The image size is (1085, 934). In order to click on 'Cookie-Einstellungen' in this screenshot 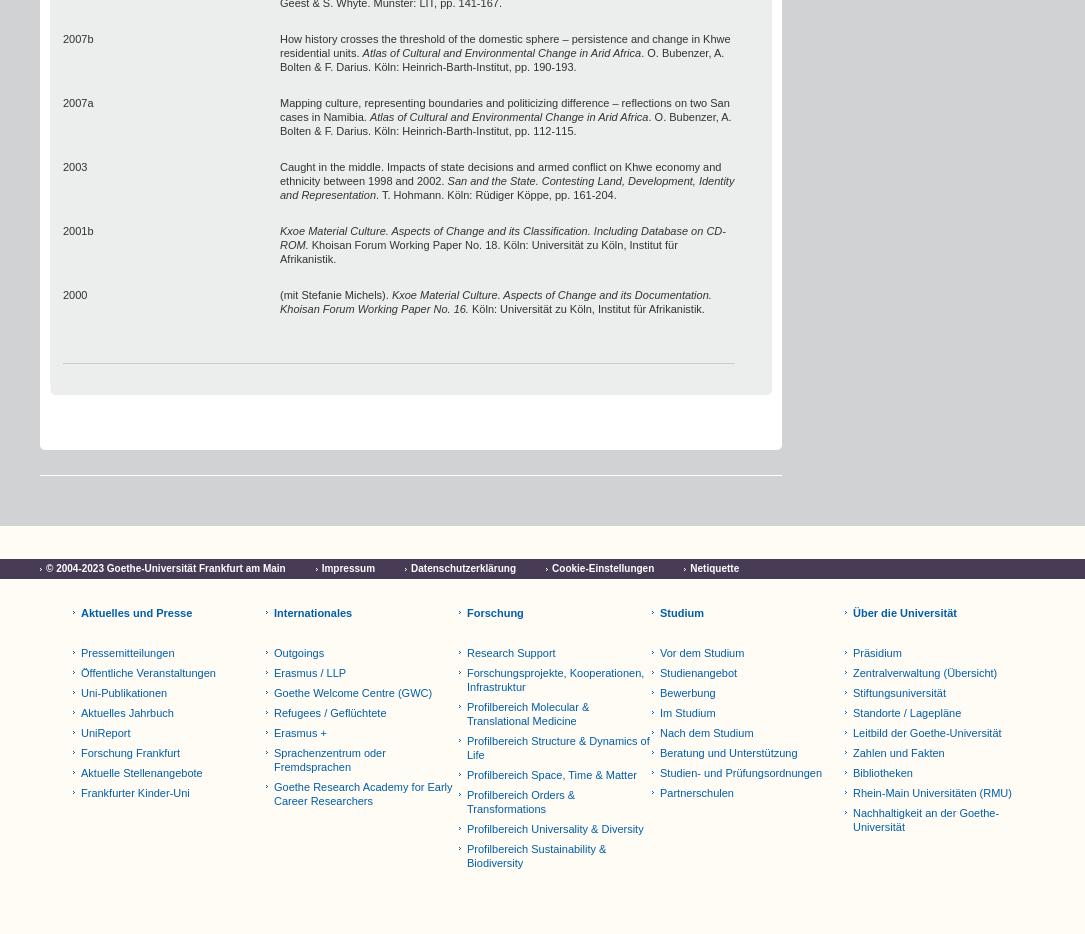, I will do `click(602, 567)`.